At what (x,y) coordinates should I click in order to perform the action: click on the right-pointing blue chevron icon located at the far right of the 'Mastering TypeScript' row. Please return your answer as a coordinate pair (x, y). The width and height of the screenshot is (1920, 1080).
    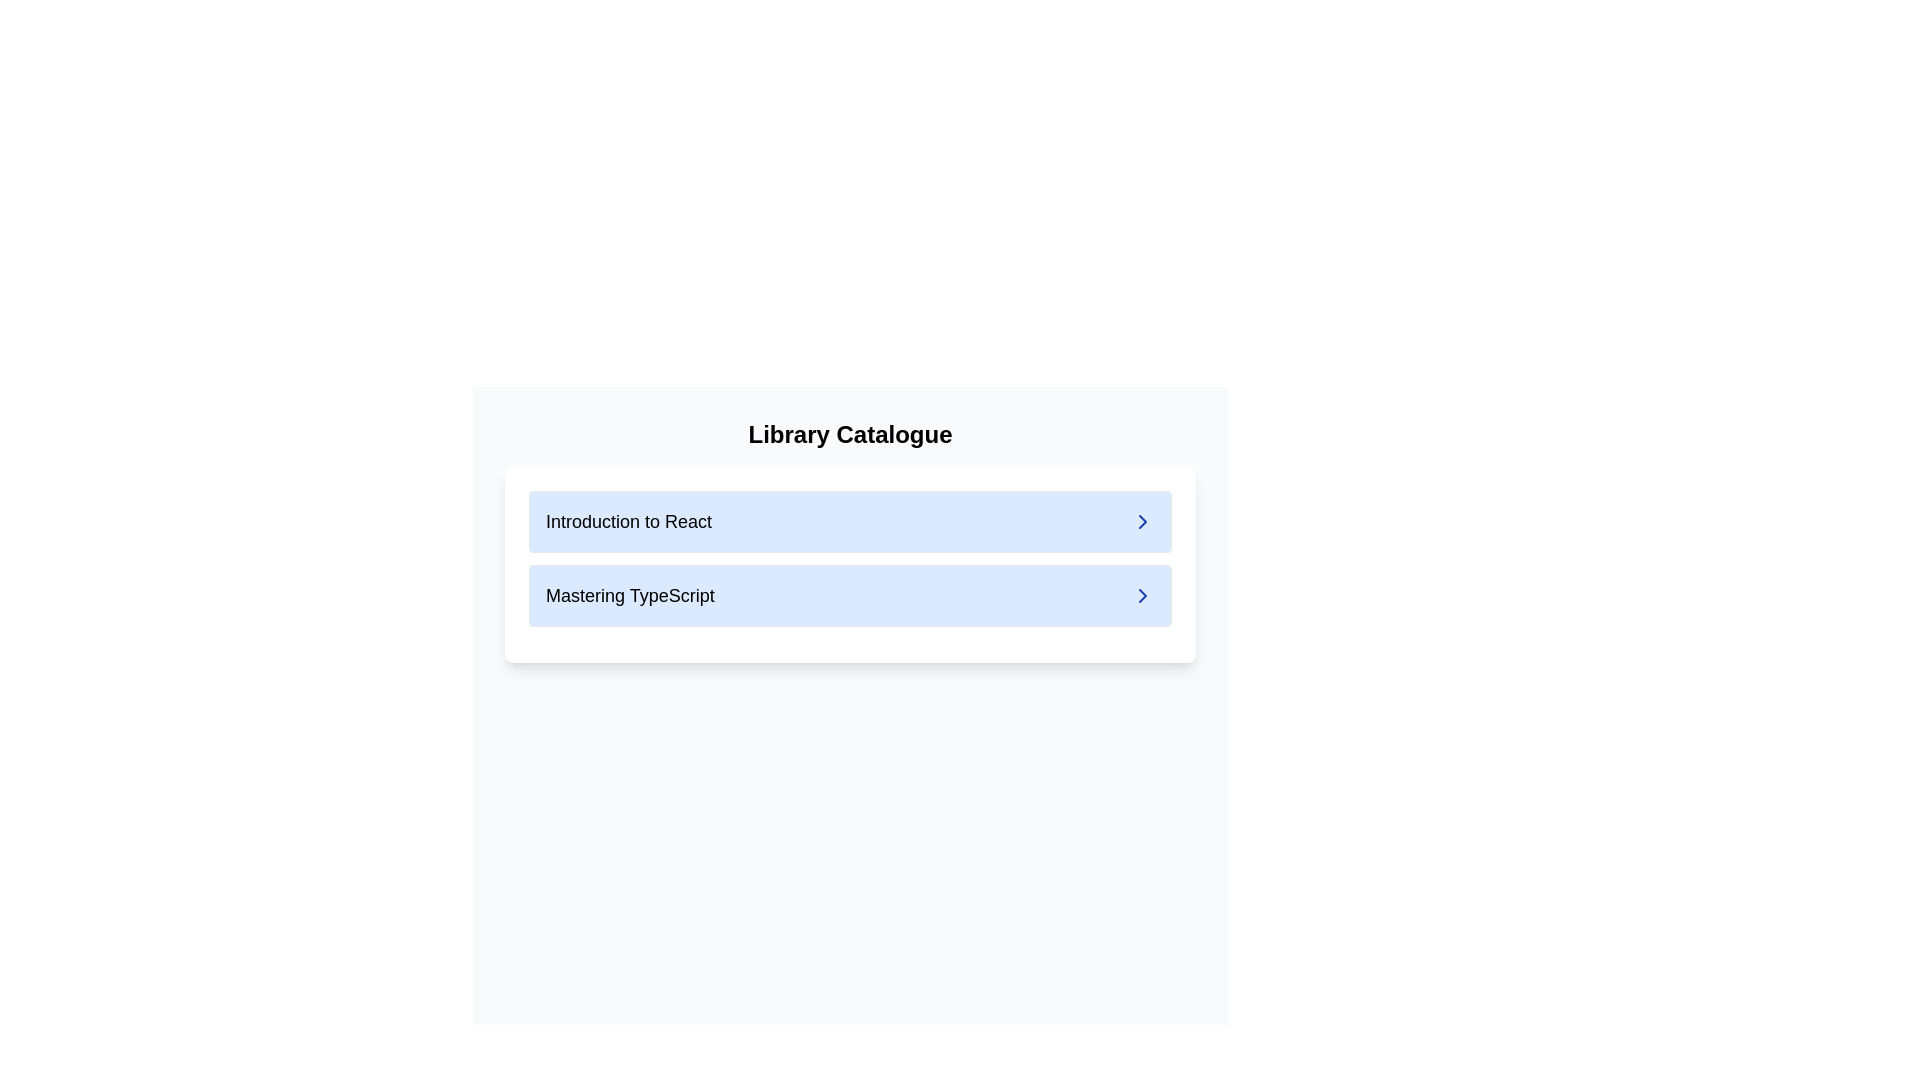
    Looking at the image, I should click on (1142, 595).